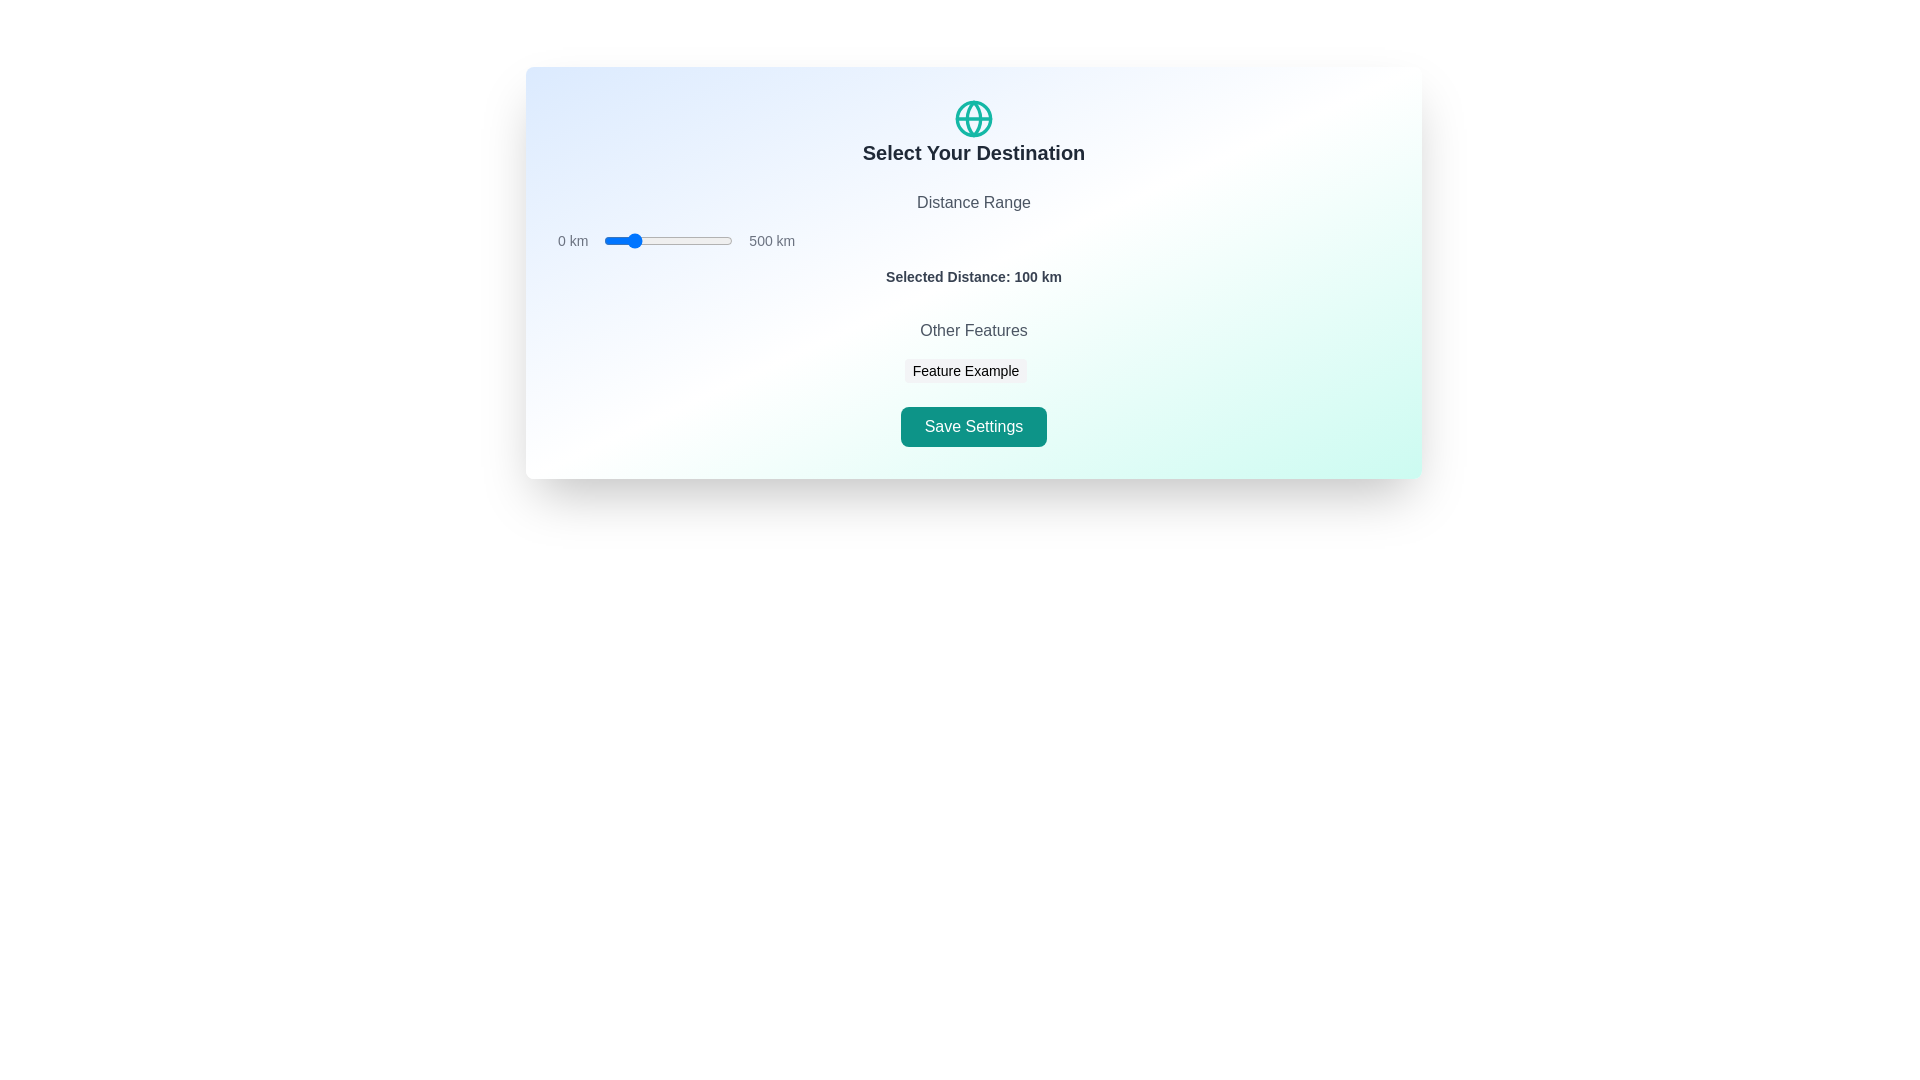 The height and width of the screenshot is (1080, 1920). I want to click on the distance range slider to set the distance to 149 km, so click(642, 239).